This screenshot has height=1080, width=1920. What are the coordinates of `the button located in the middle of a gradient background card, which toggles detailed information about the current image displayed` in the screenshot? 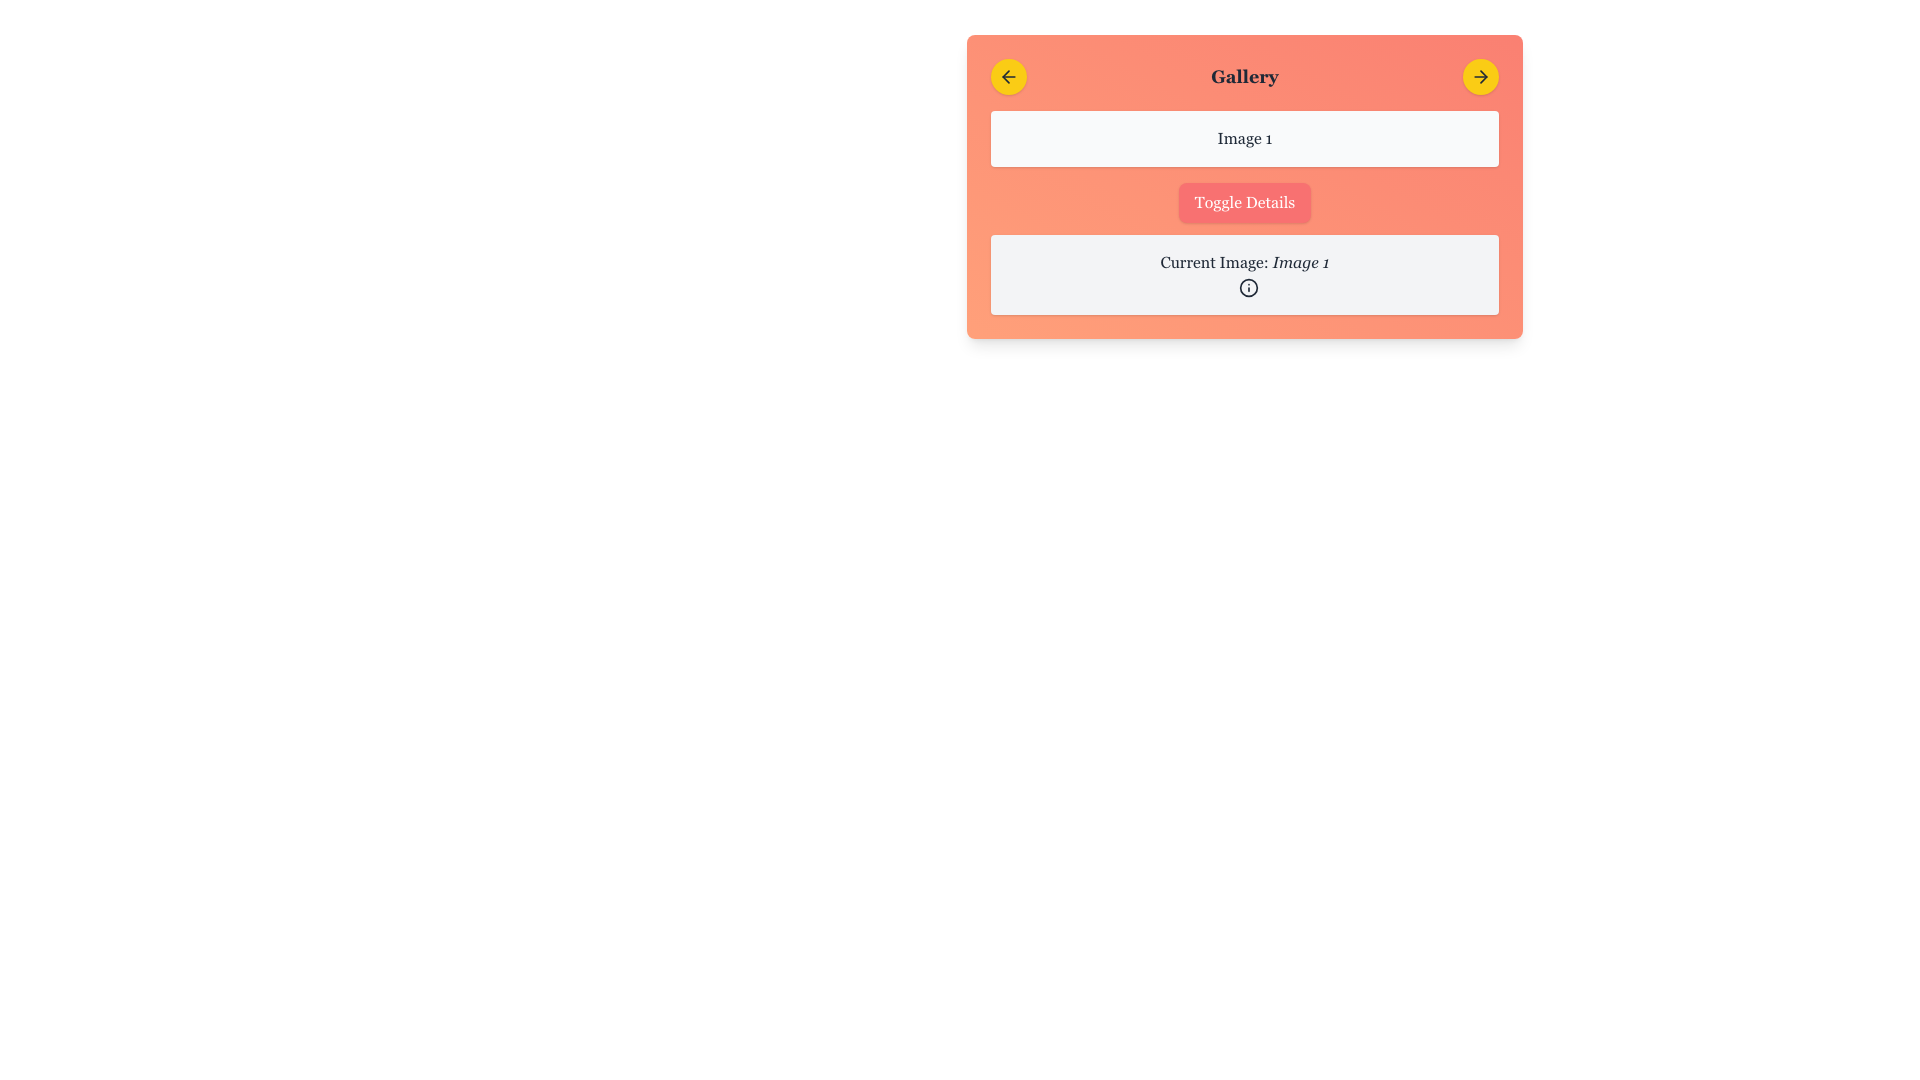 It's located at (1243, 186).